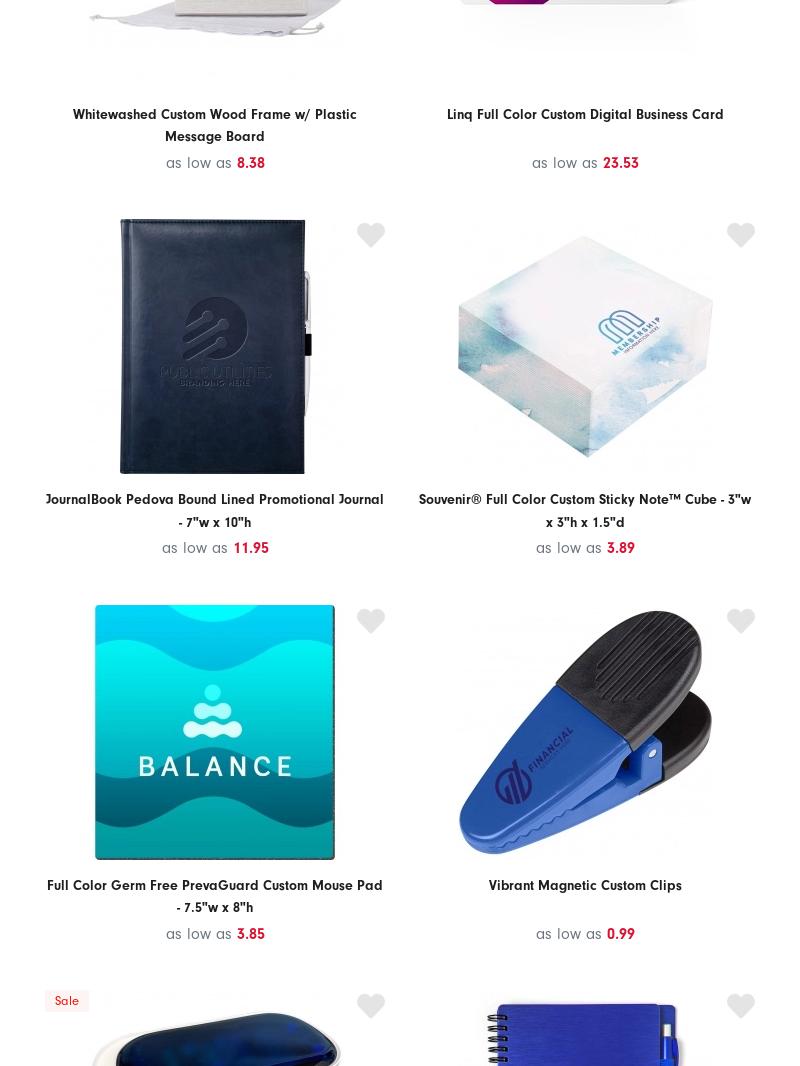  What do you see at coordinates (249, 932) in the screenshot?
I see `'3.85'` at bounding box center [249, 932].